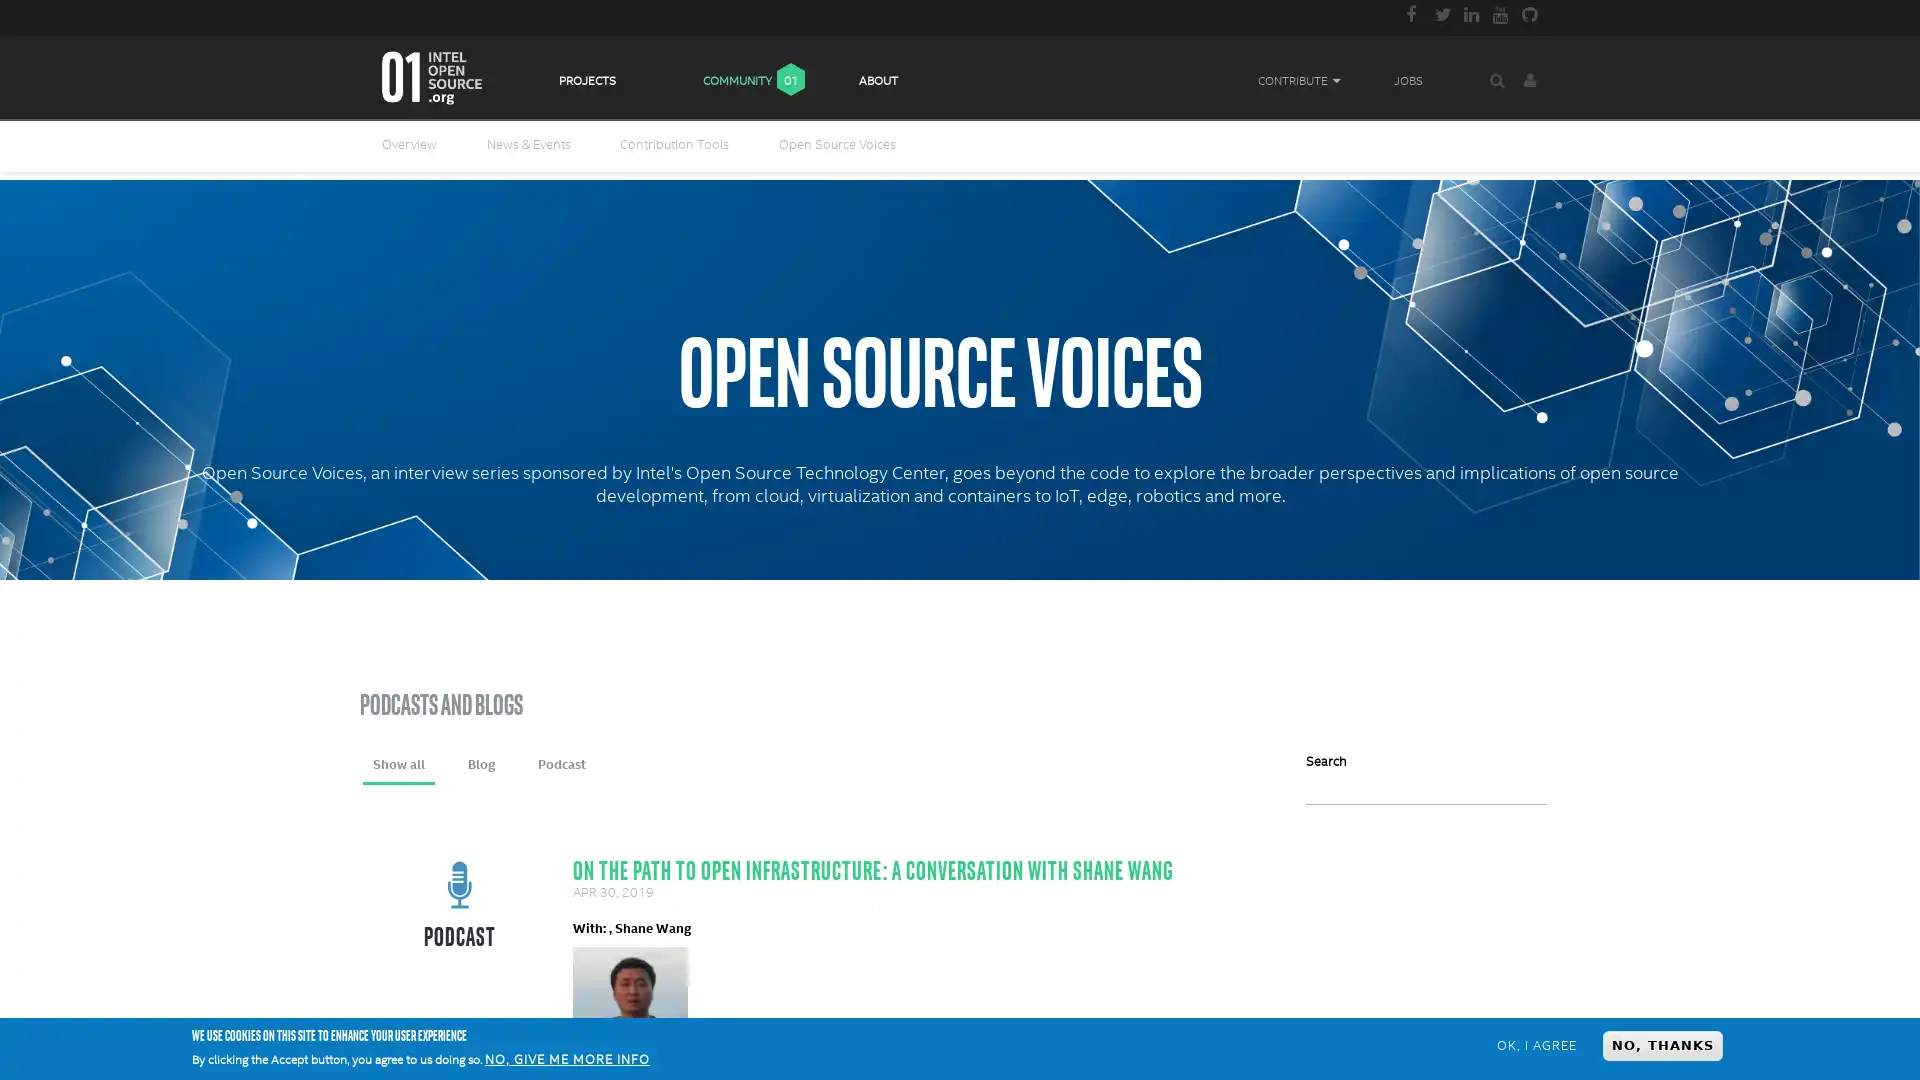  I want to click on OK, I AGREE, so click(1535, 1044).